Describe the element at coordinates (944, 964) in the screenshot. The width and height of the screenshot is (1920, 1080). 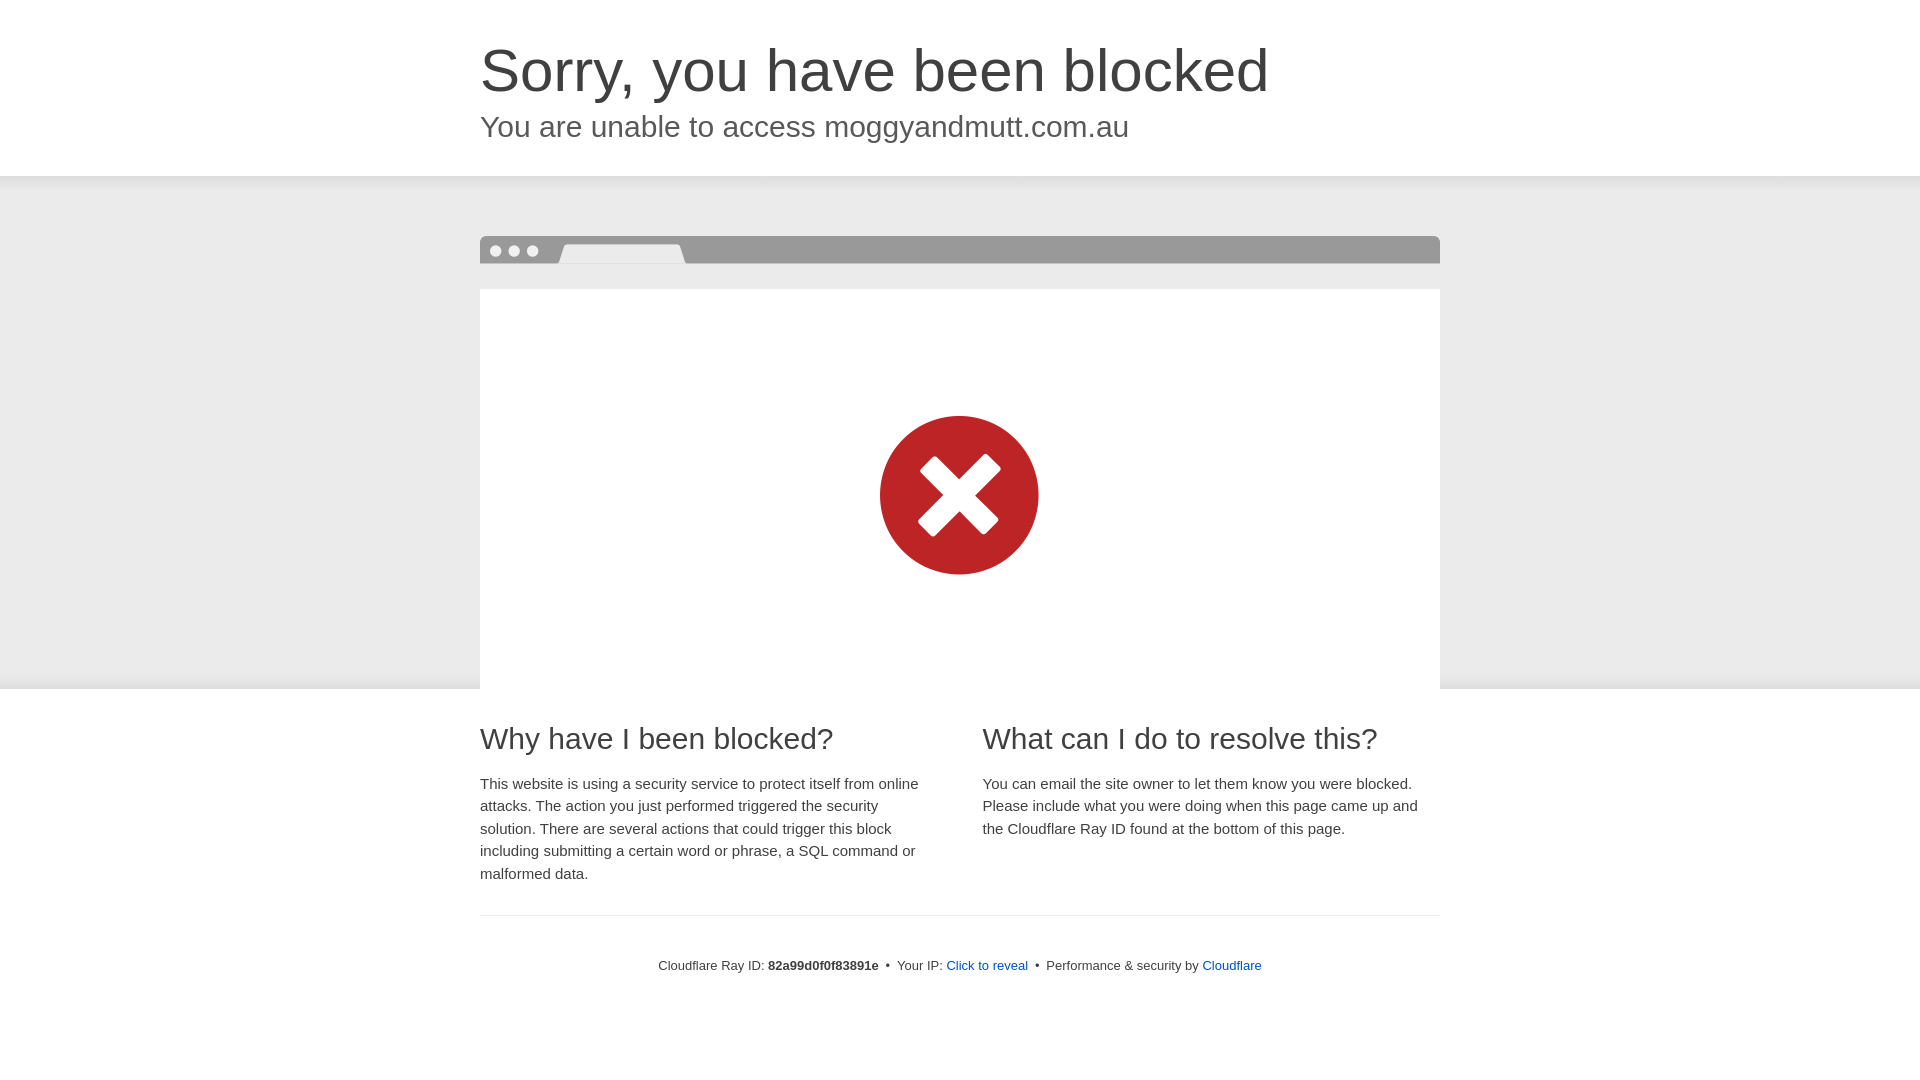
I see `'Click to reveal'` at that location.